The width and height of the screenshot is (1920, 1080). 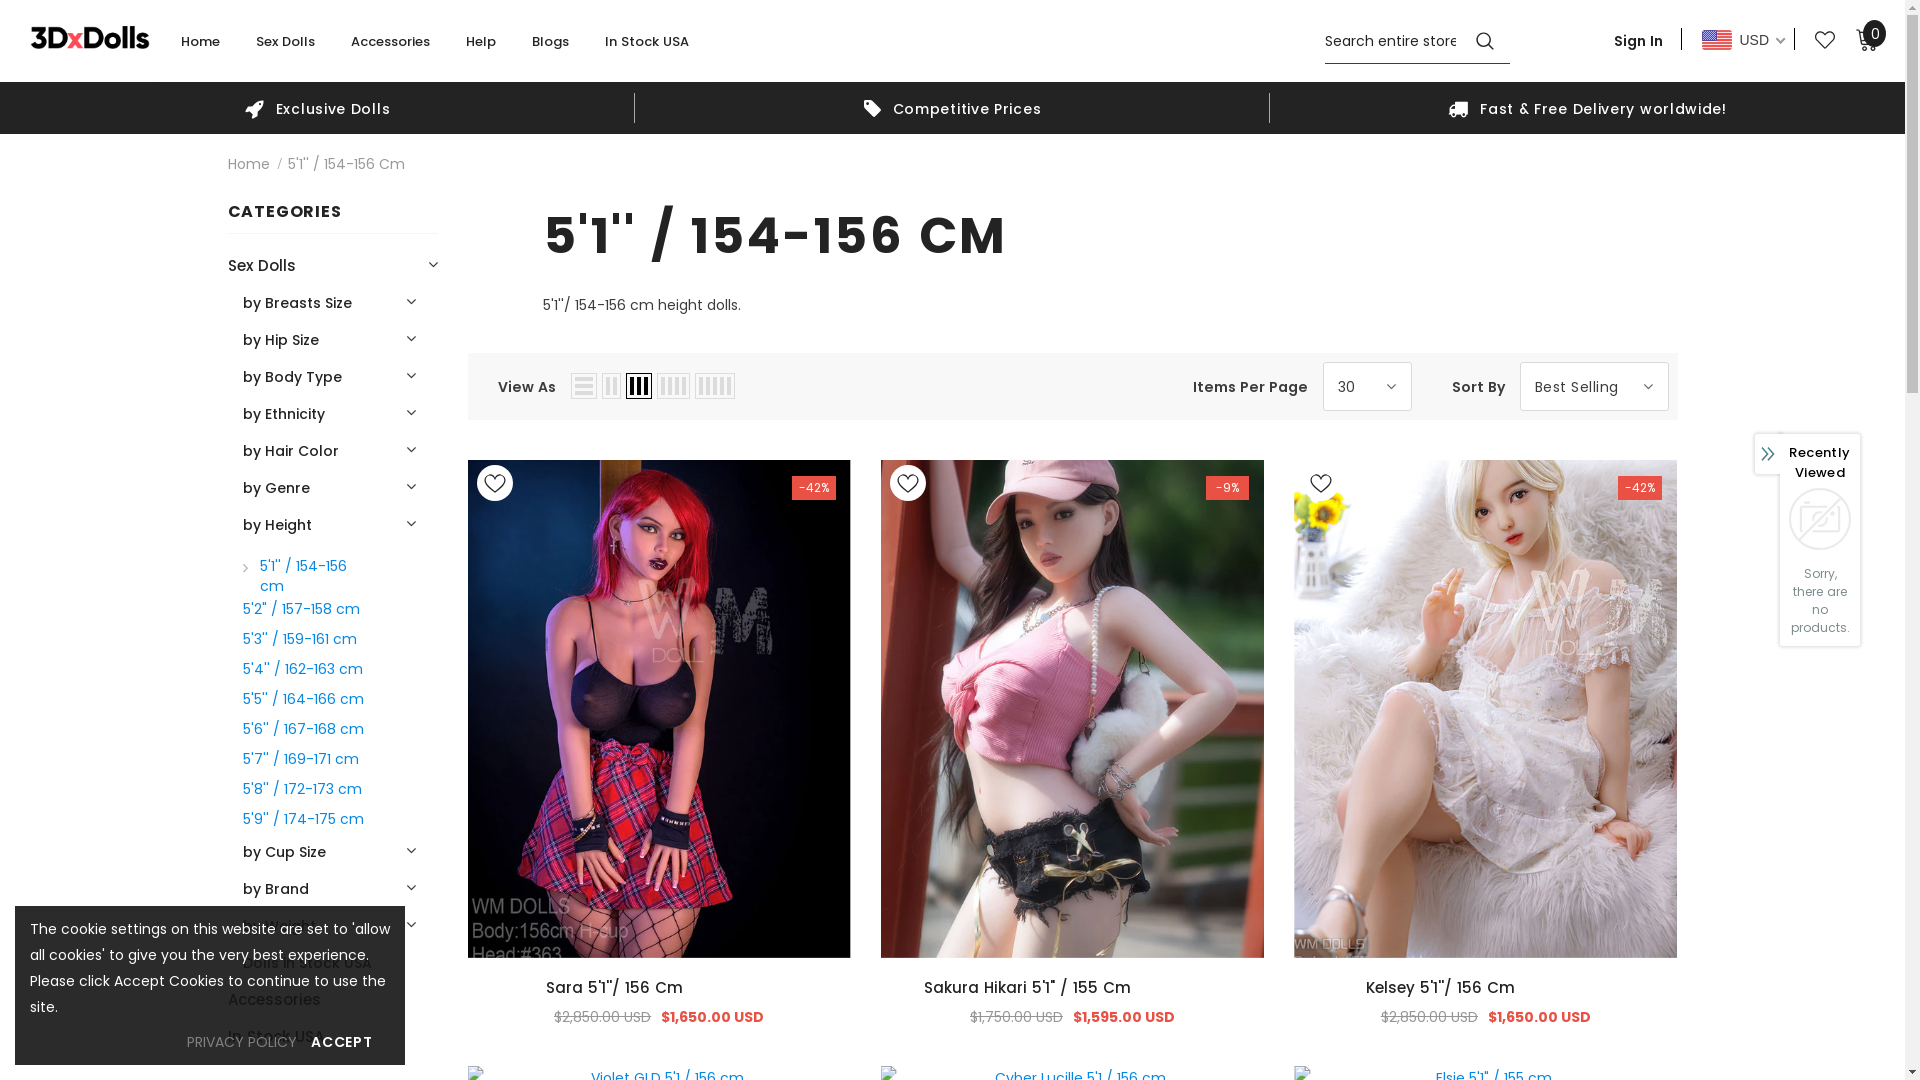 What do you see at coordinates (301, 667) in the screenshot?
I see `'5'4'' / 162-163 cm'` at bounding box center [301, 667].